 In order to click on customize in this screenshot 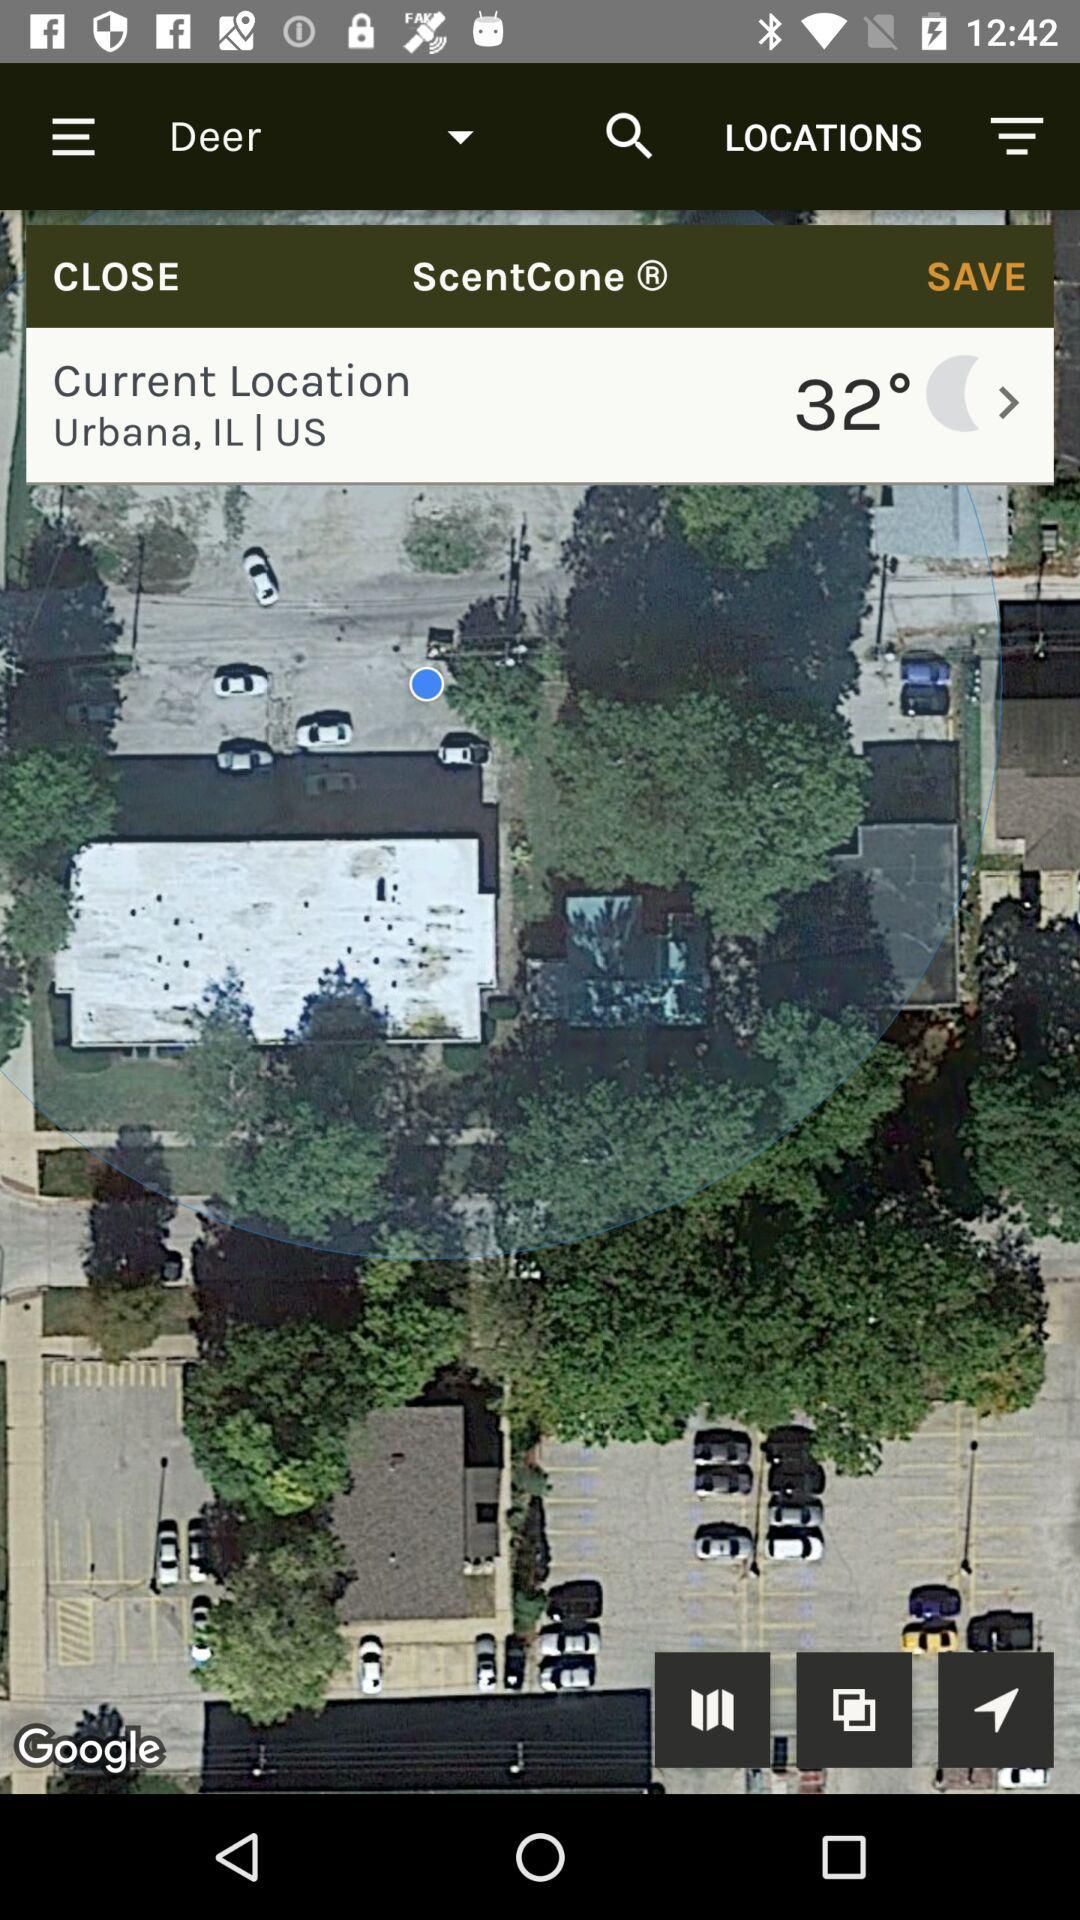, I will do `click(854, 1708)`.